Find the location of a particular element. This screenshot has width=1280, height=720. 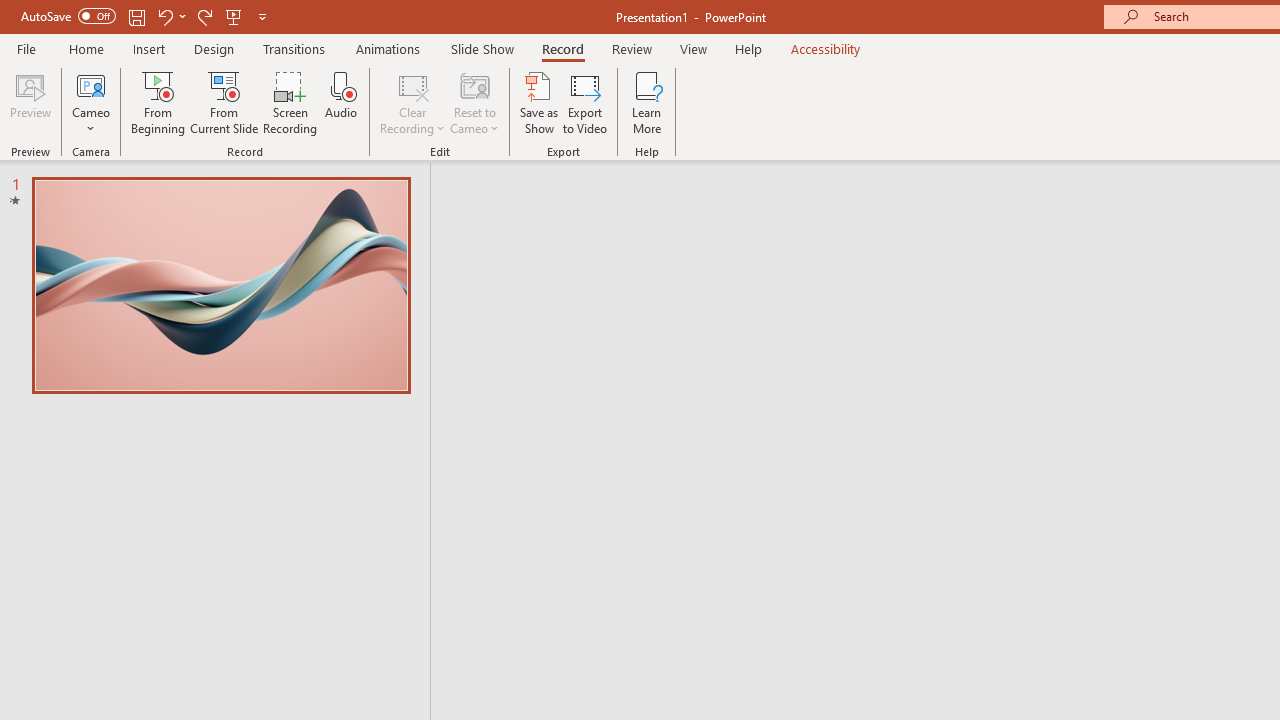

'Audio' is located at coordinates (341, 103).